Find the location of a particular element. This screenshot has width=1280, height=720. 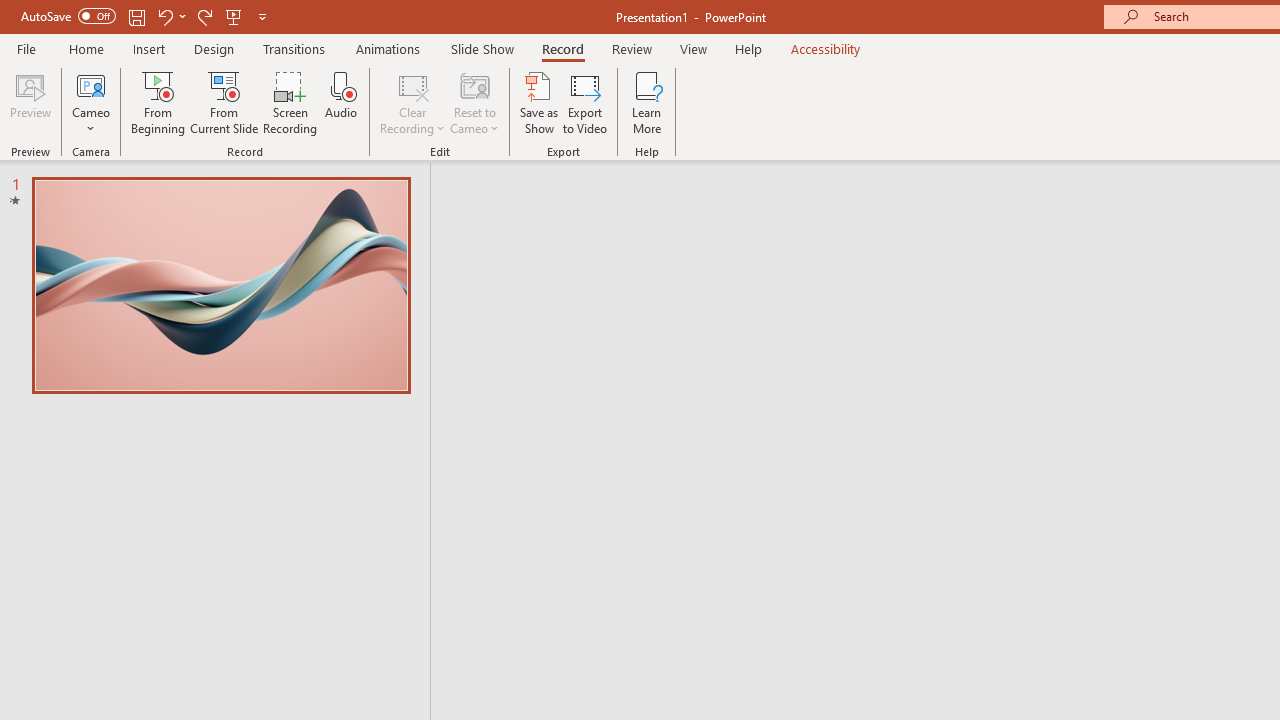

'Audio' is located at coordinates (341, 103).